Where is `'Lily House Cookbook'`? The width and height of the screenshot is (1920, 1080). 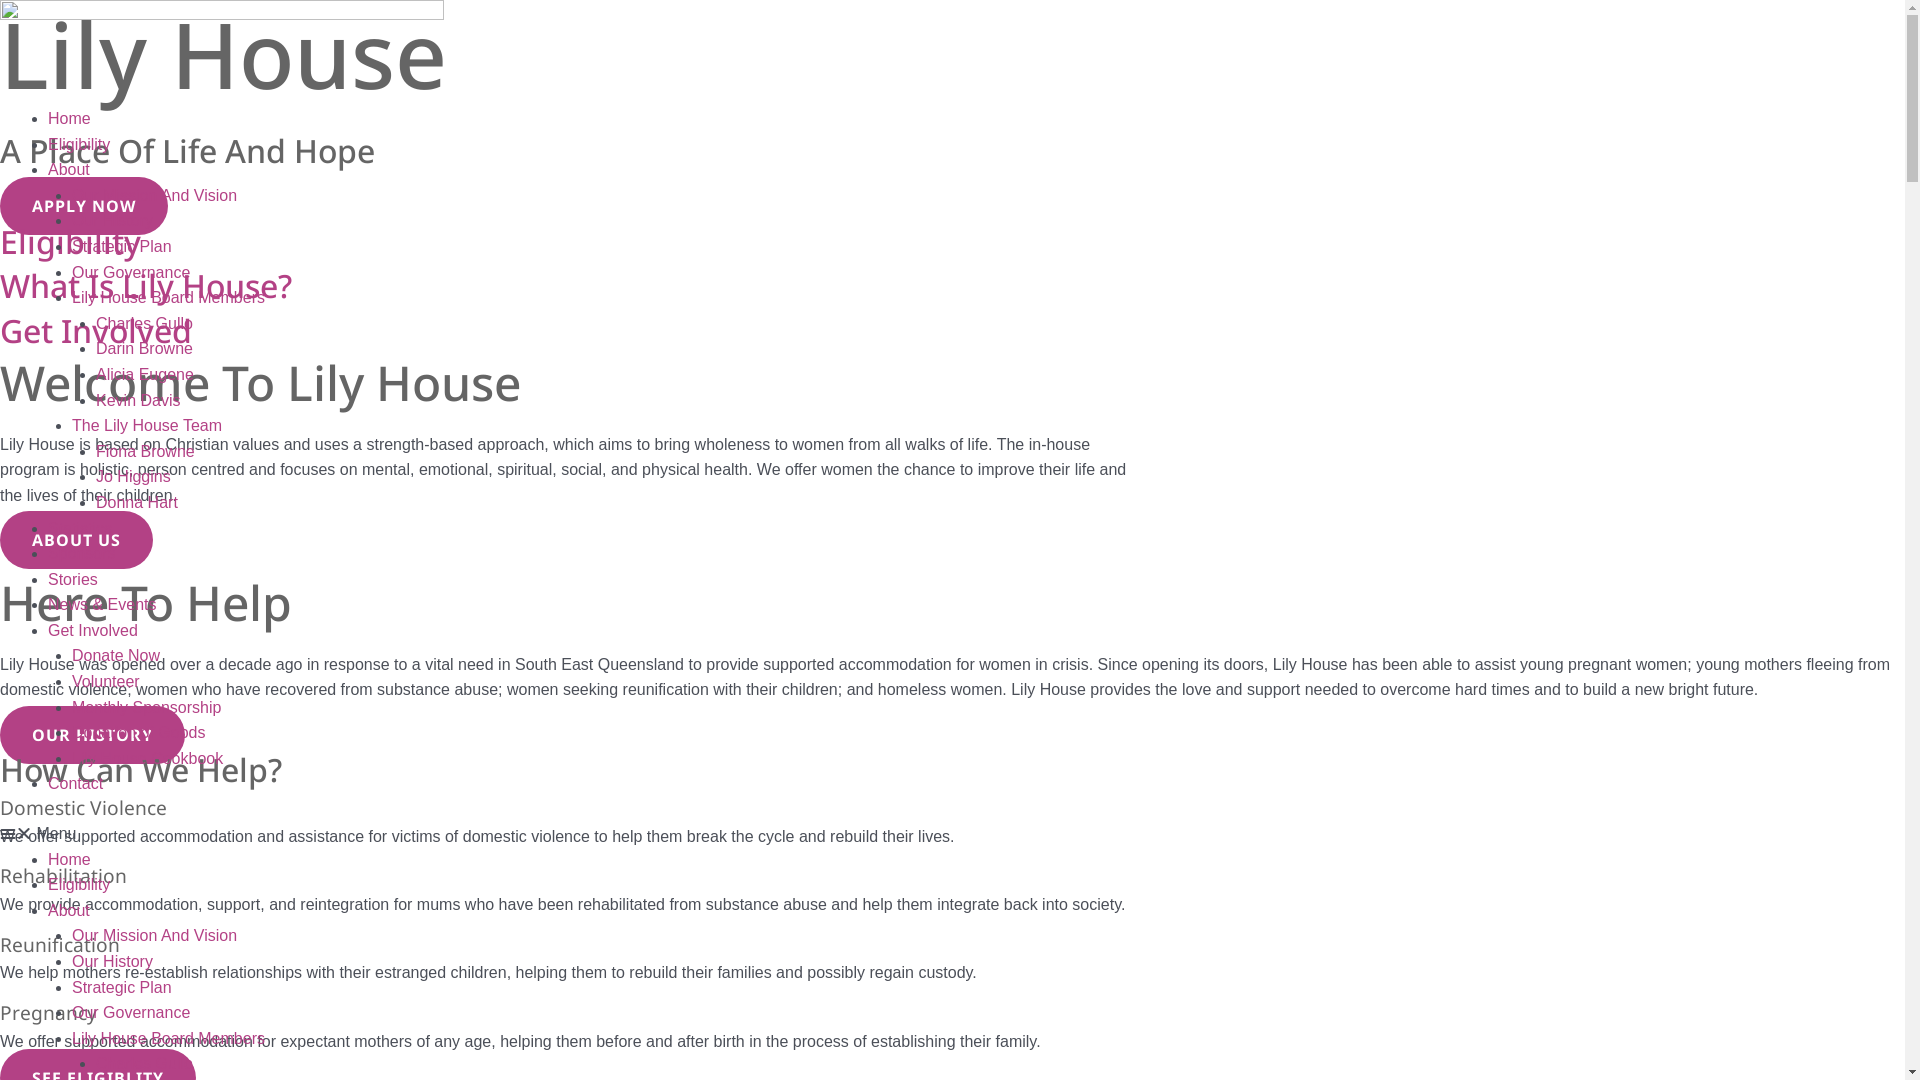 'Lily House Cookbook' is located at coordinates (146, 758).